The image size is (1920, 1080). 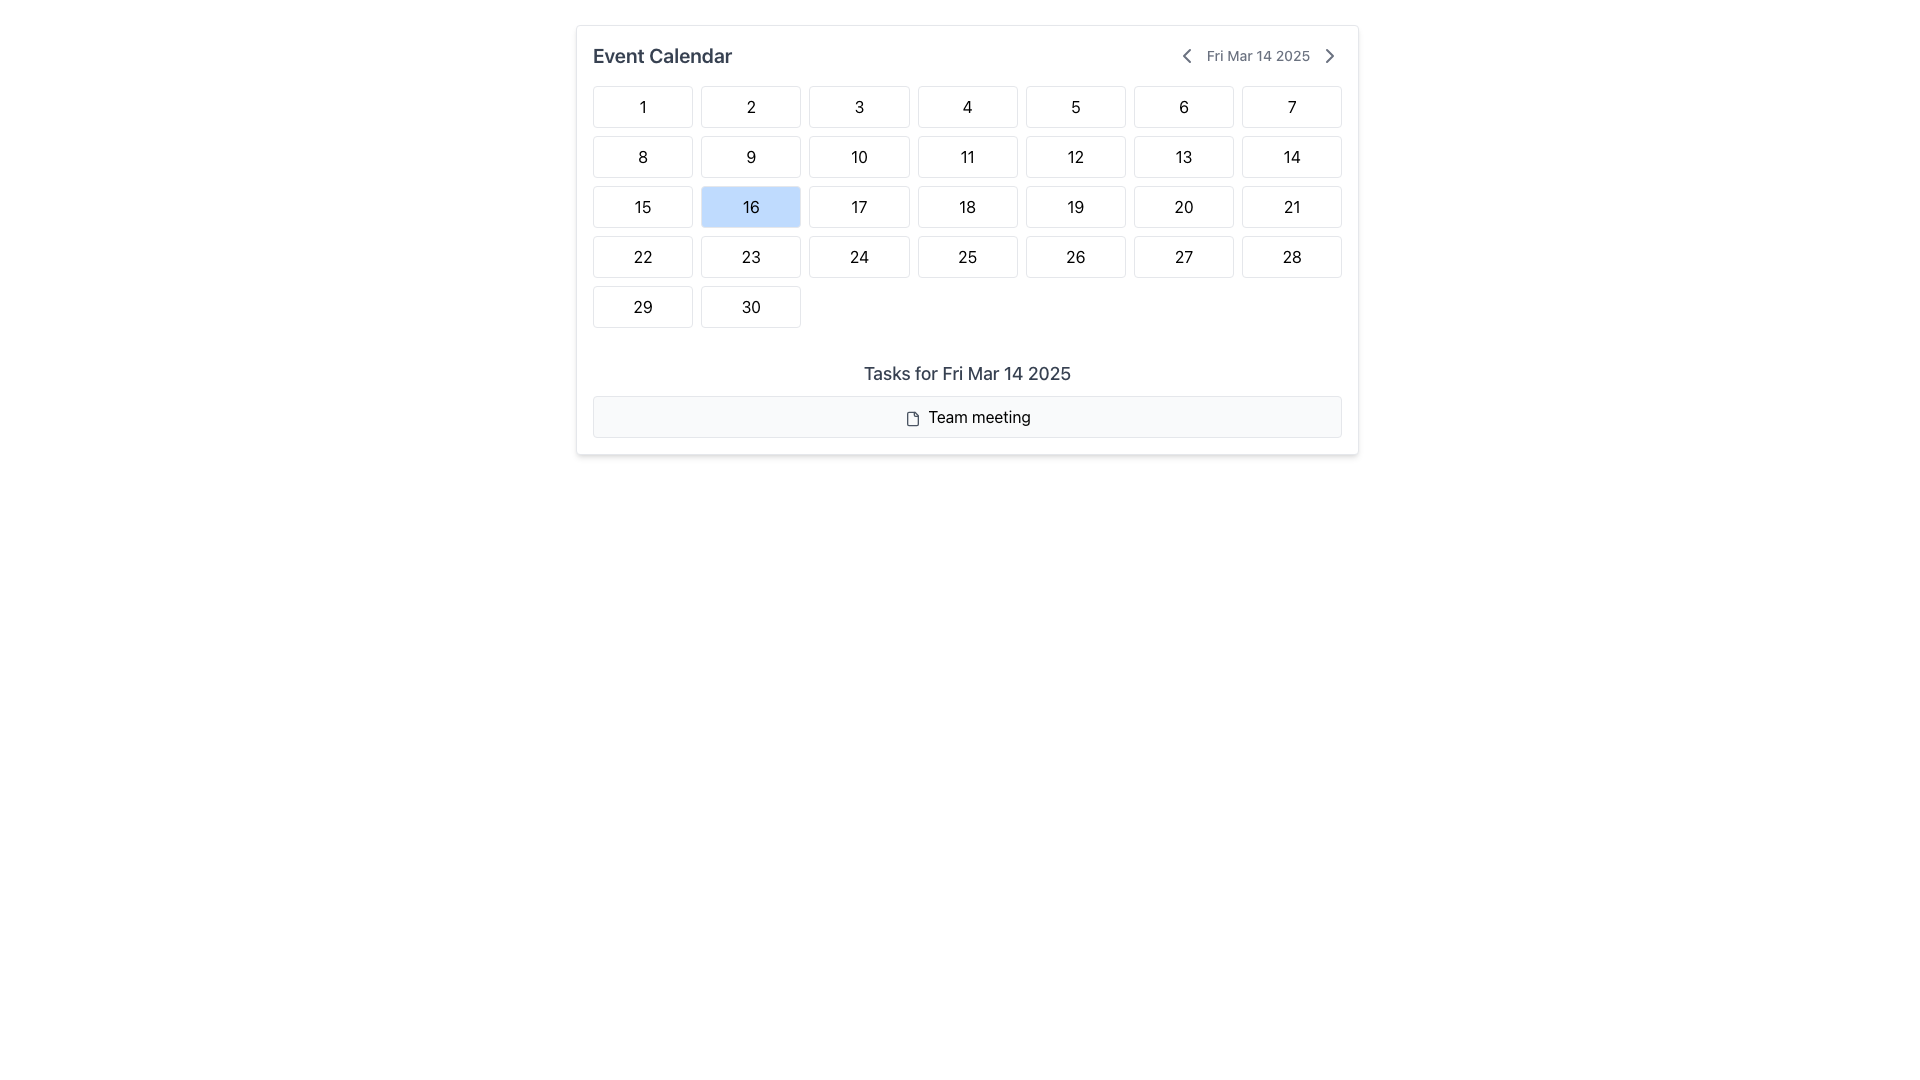 What do you see at coordinates (643, 307) in the screenshot?
I see `the calendar day cell displaying the number '29' to trigger a tooltip or highlight effect` at bounding box center [643, 307].